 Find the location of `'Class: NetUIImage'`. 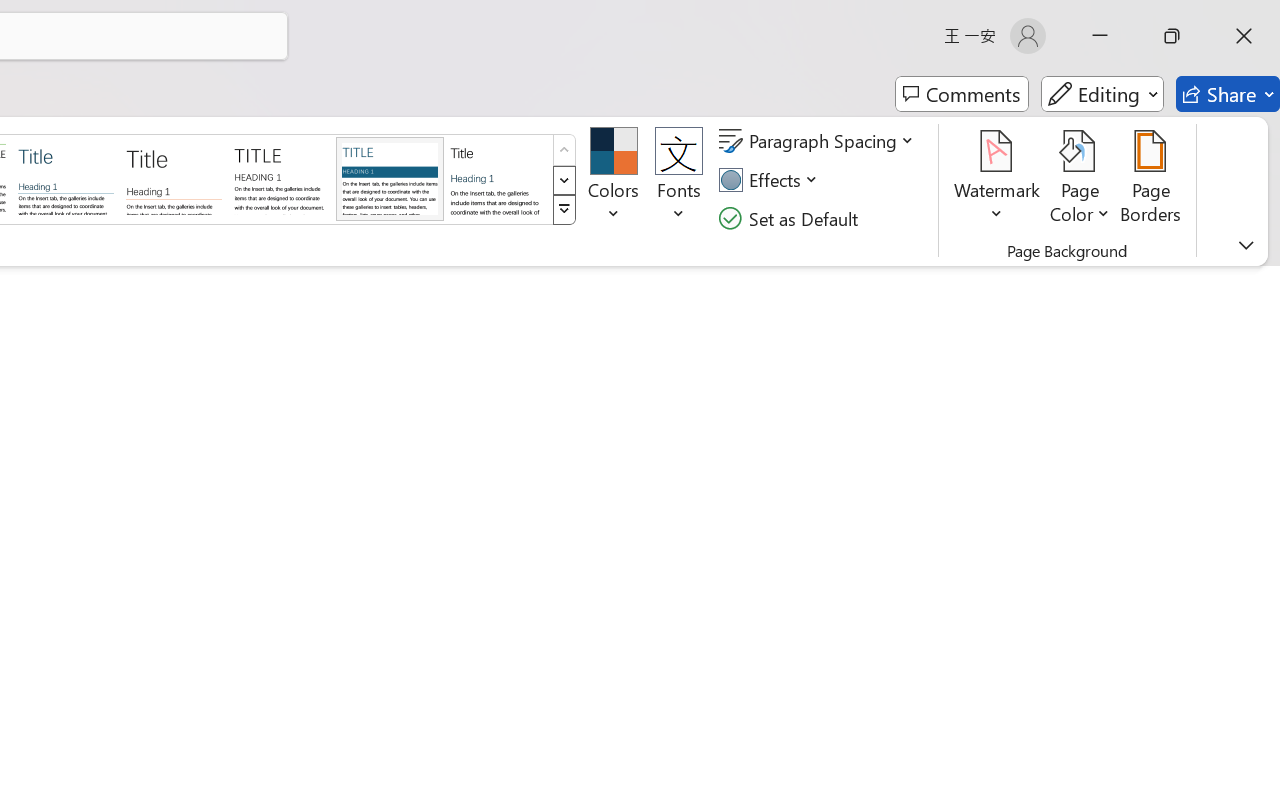

'Class: NetUIImage' is located at coordinates (564, 210).